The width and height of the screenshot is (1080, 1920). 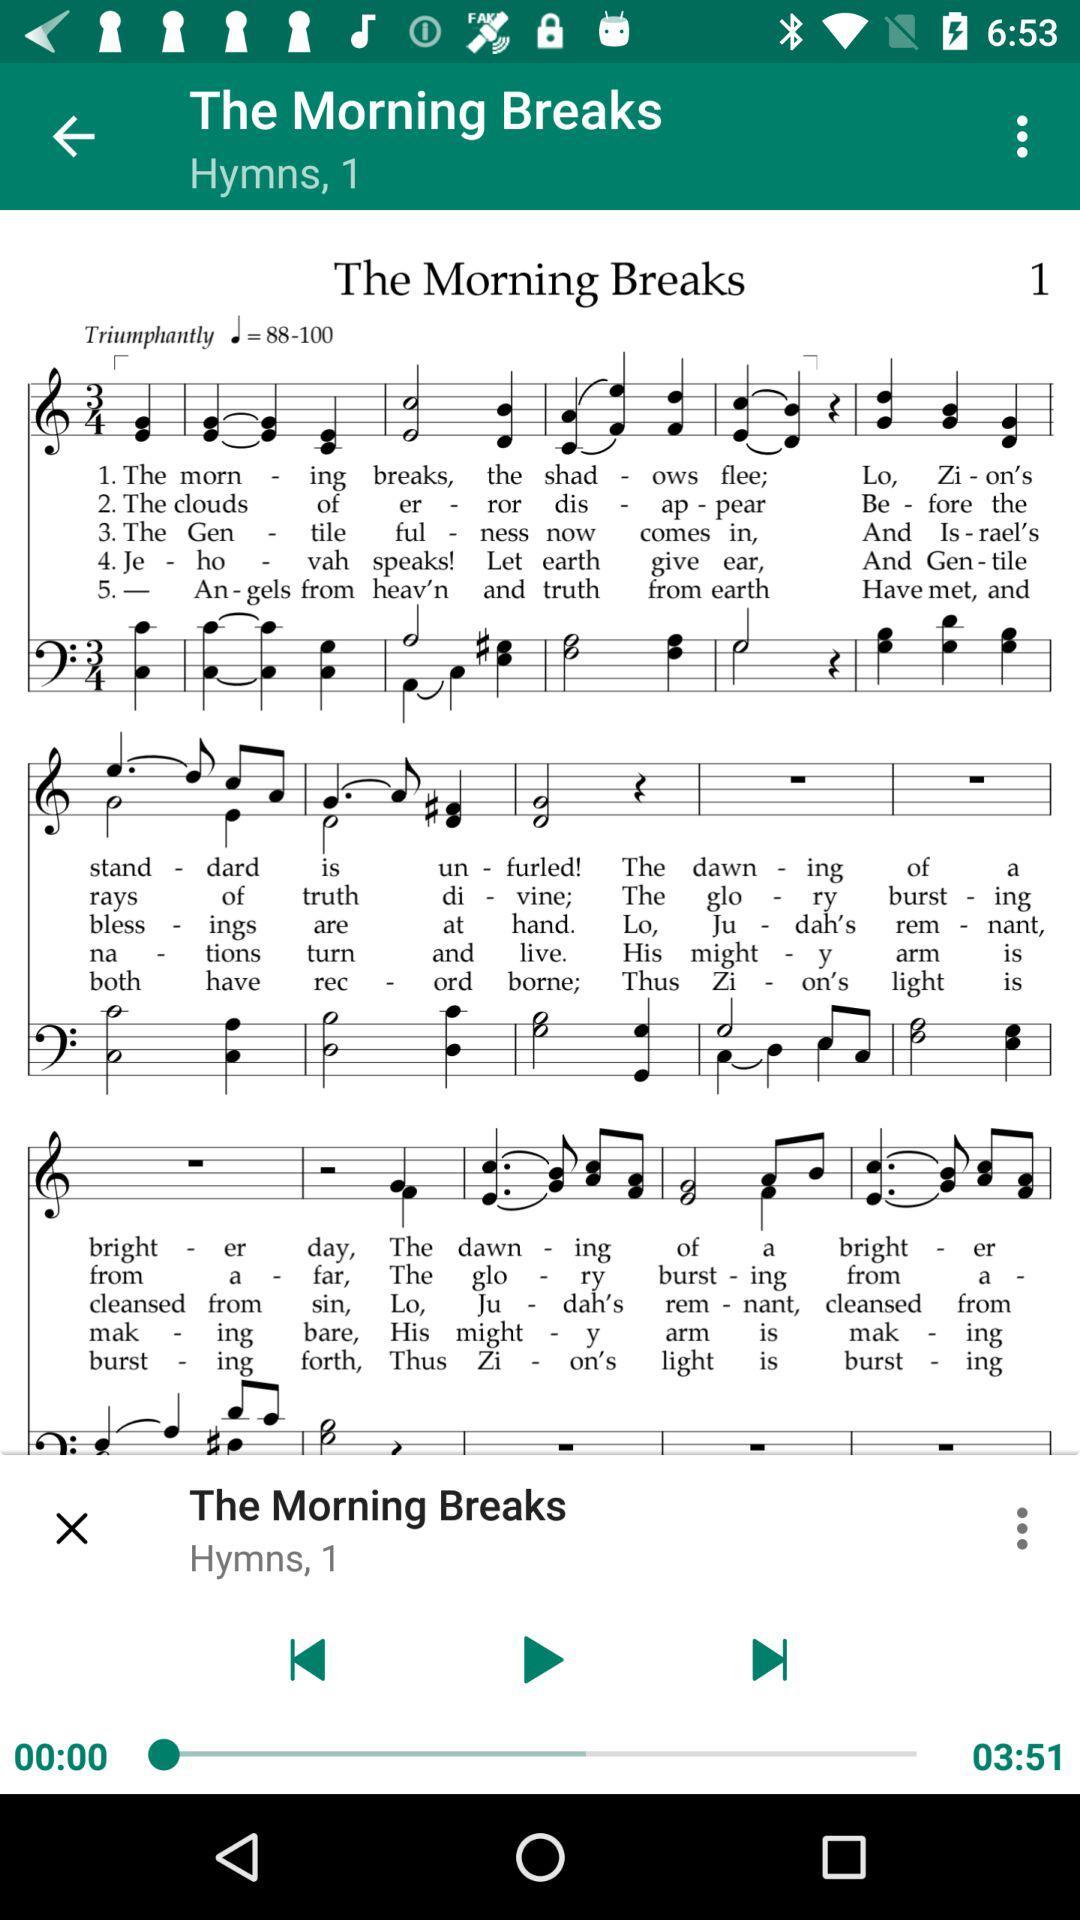 I want to click on the skip_previous icon, so click(x=308, y=1659).